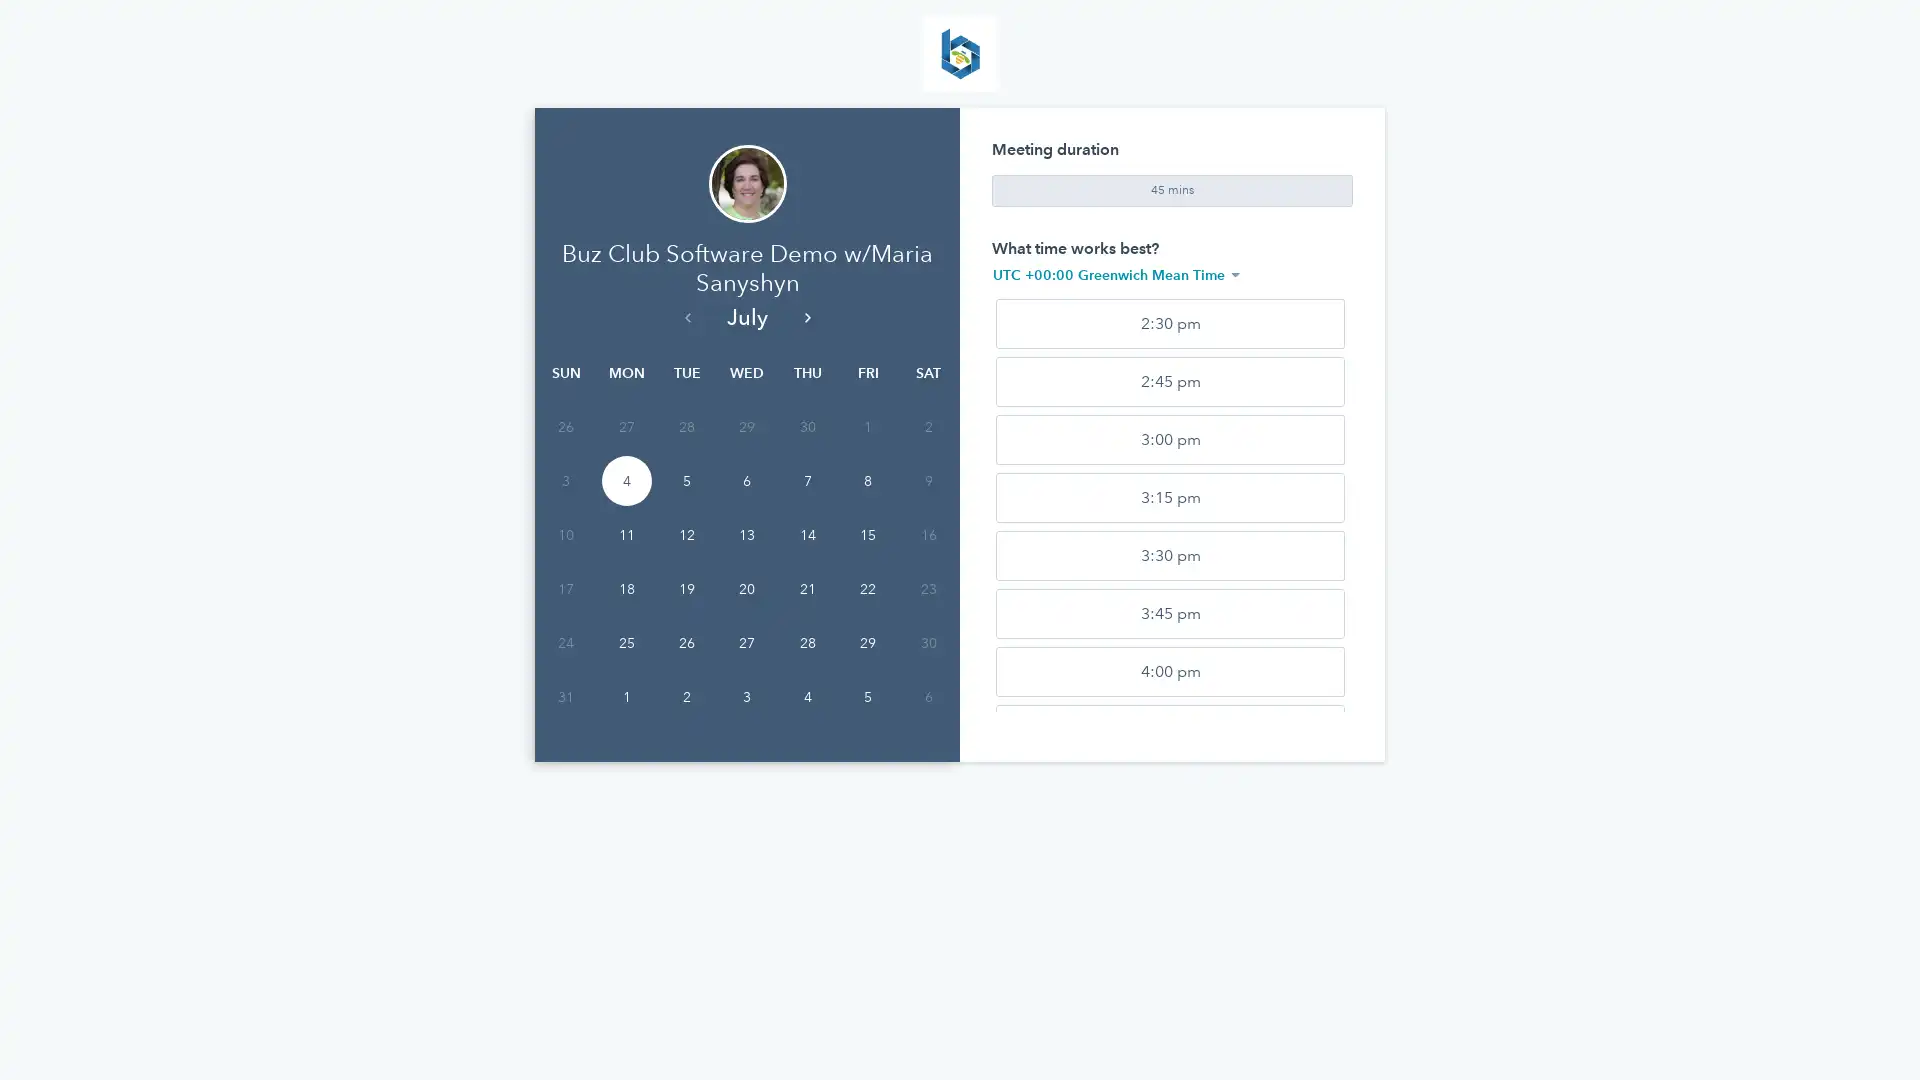 This screenshot has height=1080, width=1920. What do you see at coordinates (565, 696) in the screenshot?
I see `July 31st` at bounding box center [565, 696].